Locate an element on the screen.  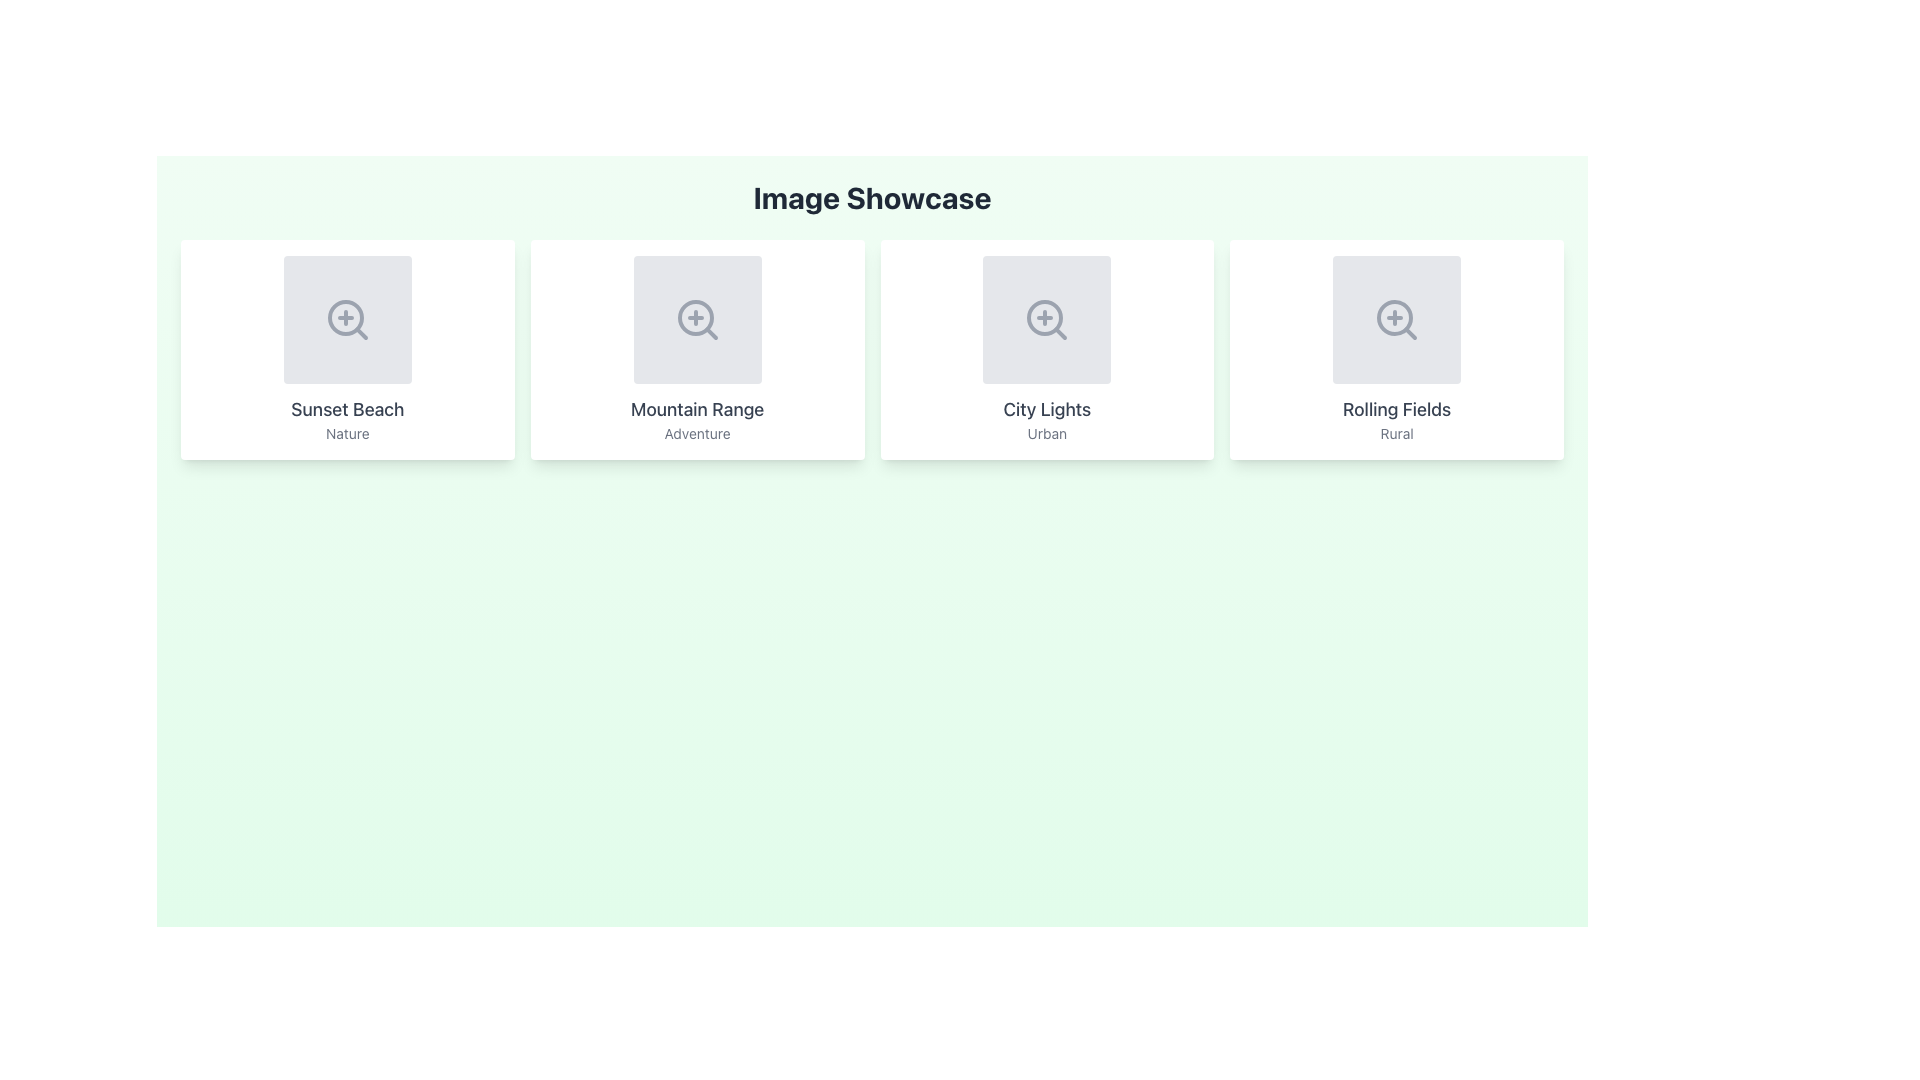
the magnifying glass icon with a '+' symbol inside it, located in the 'Mountain Range' card, to zoom in is located at coordinates (697, 319).